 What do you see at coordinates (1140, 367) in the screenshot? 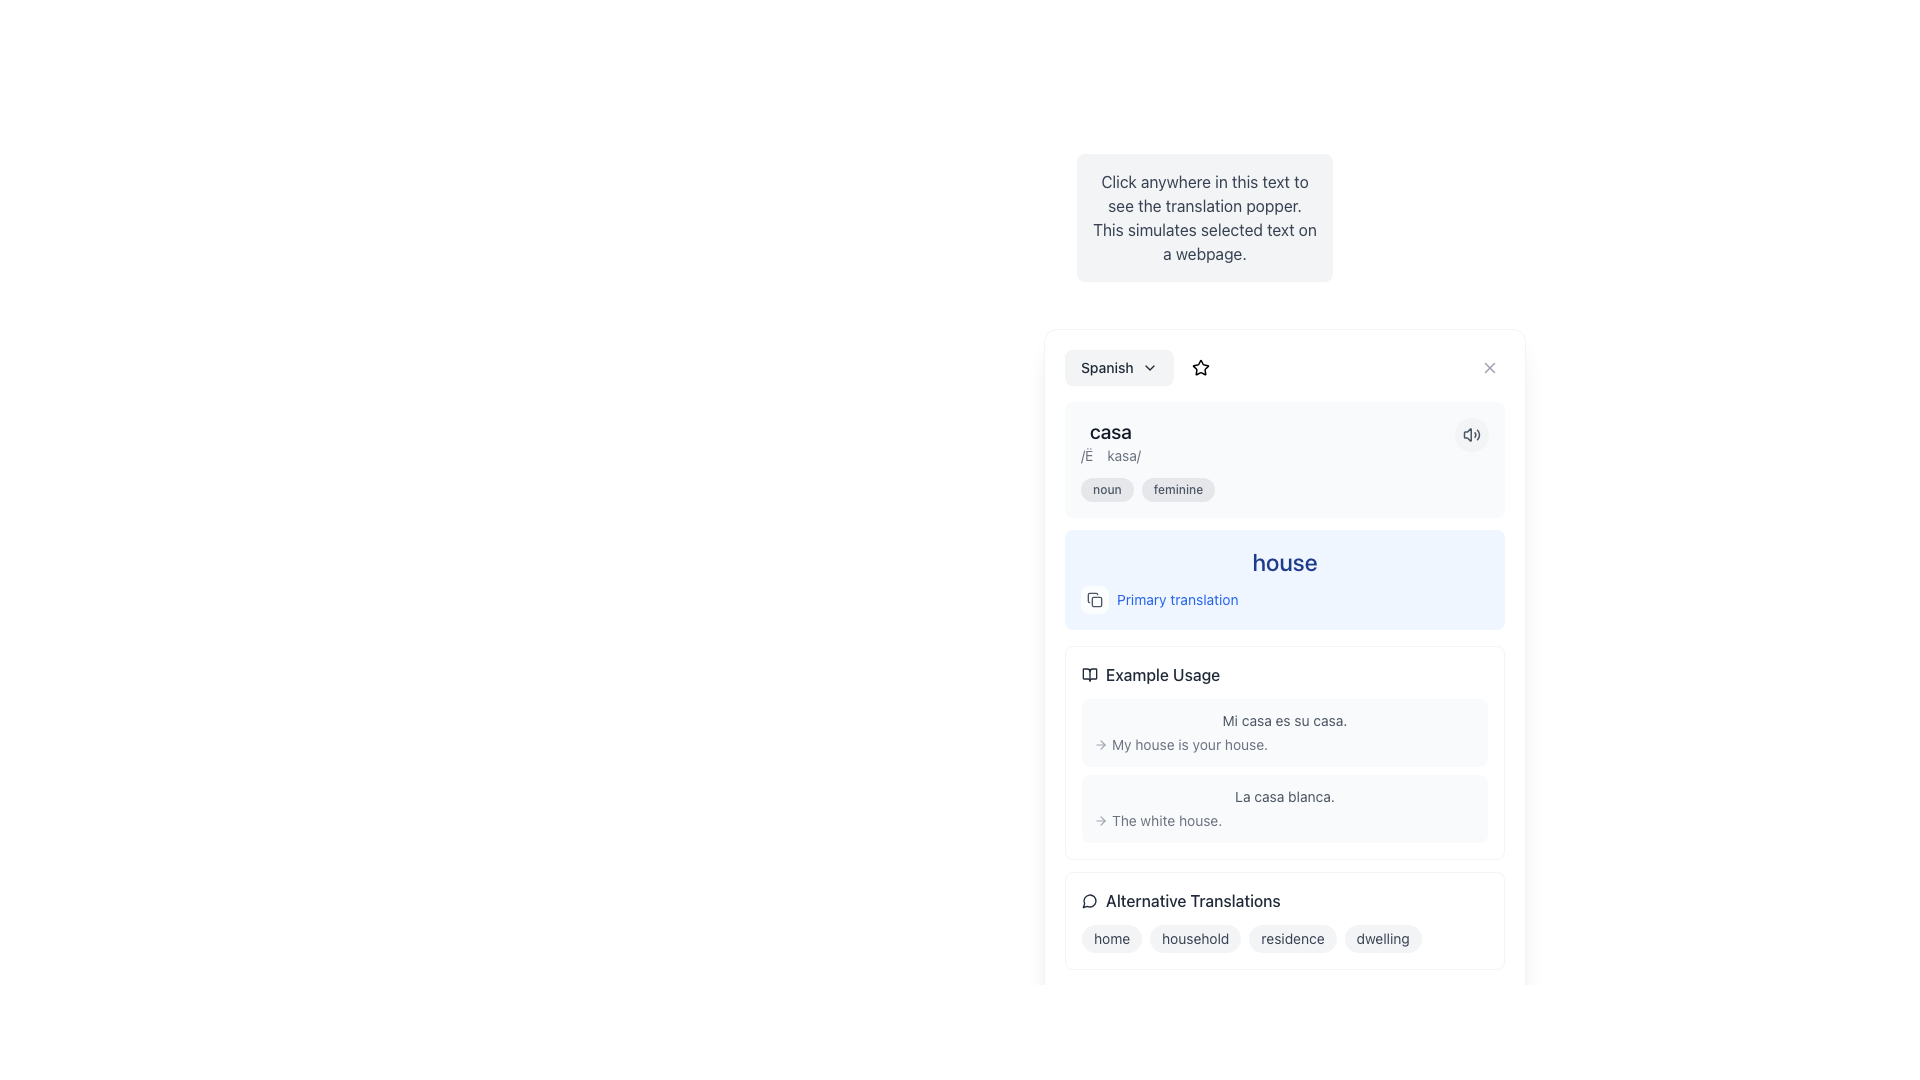
I see `the 'Spanish' text label with the chevron icon to potentially reveal tooltip information` at bounding box center [1140, 367].